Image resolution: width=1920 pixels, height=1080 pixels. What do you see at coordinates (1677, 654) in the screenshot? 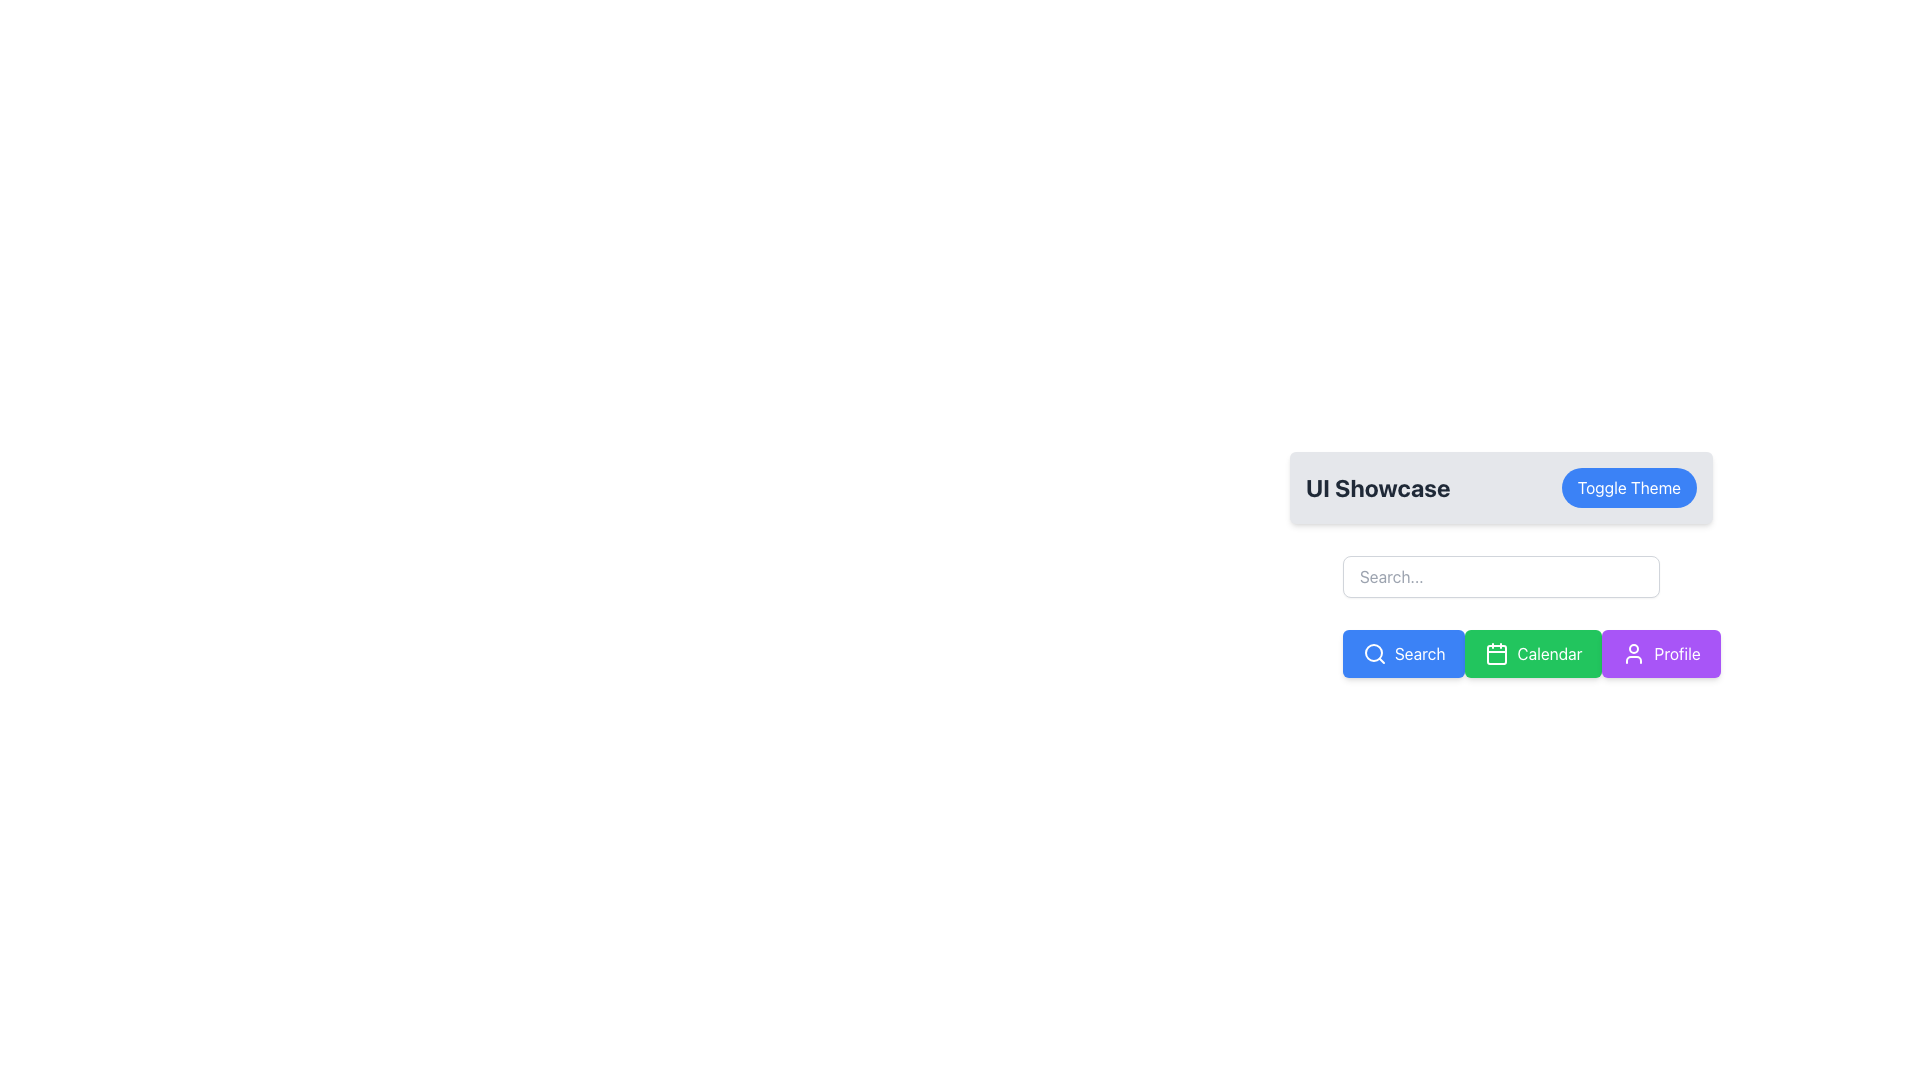
I see `the 'Profile' text label displayed in a bold white font against a purple background, located in the bottom right corner of the interface` at bounding box center [1677, 654].